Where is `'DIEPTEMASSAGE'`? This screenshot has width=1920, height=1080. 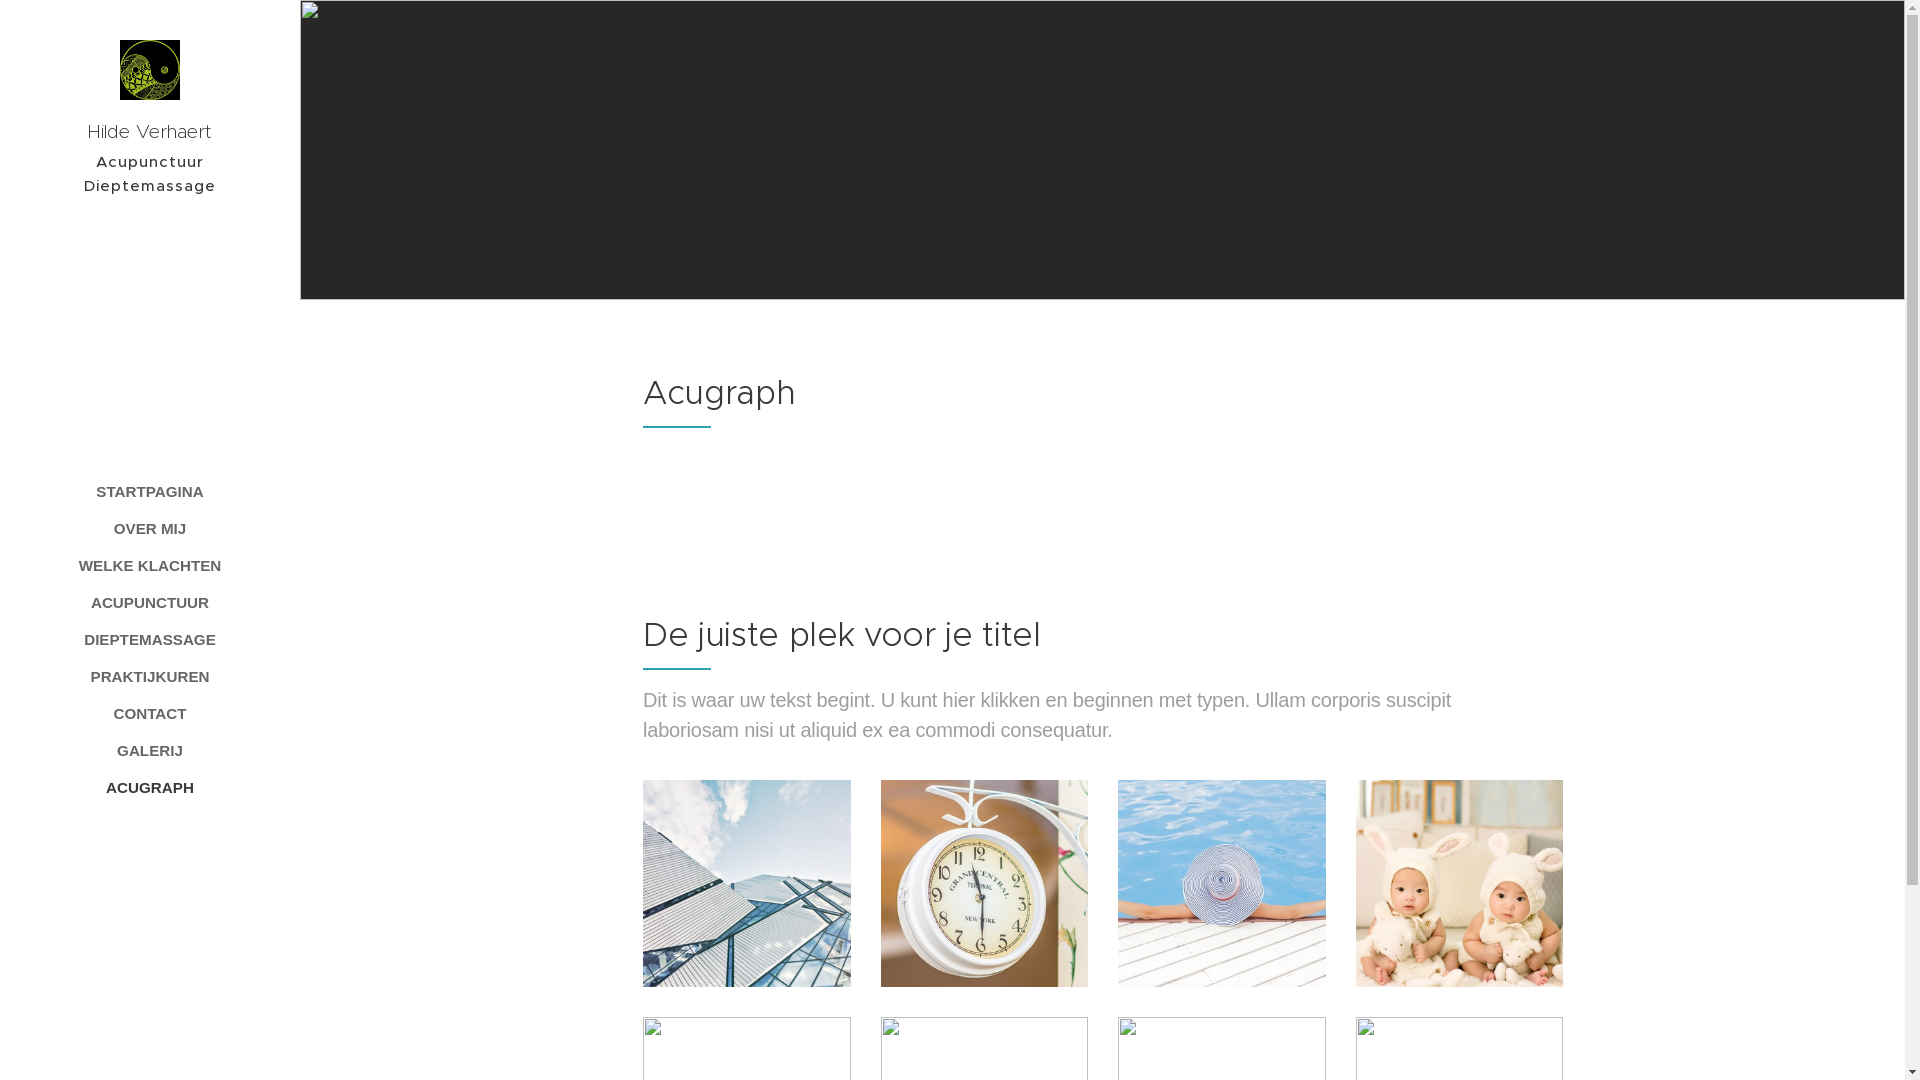 'DIEPTEMASSAGE' is located at coordinates (148, 639).